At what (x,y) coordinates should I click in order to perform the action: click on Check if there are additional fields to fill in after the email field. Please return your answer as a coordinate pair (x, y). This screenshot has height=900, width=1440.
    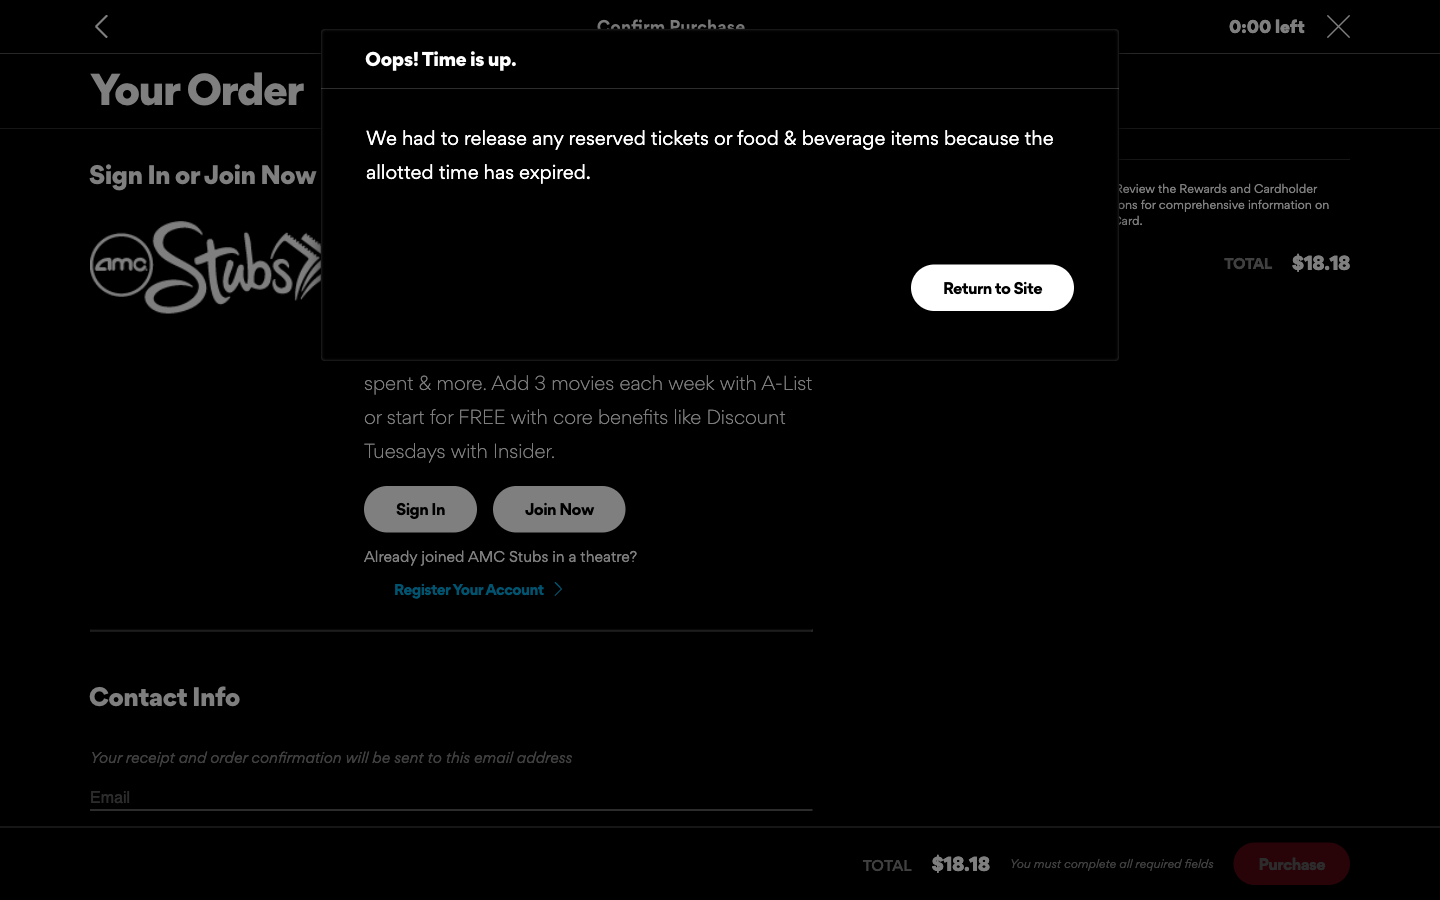
    Looking at the image, I should click on (451, 797).